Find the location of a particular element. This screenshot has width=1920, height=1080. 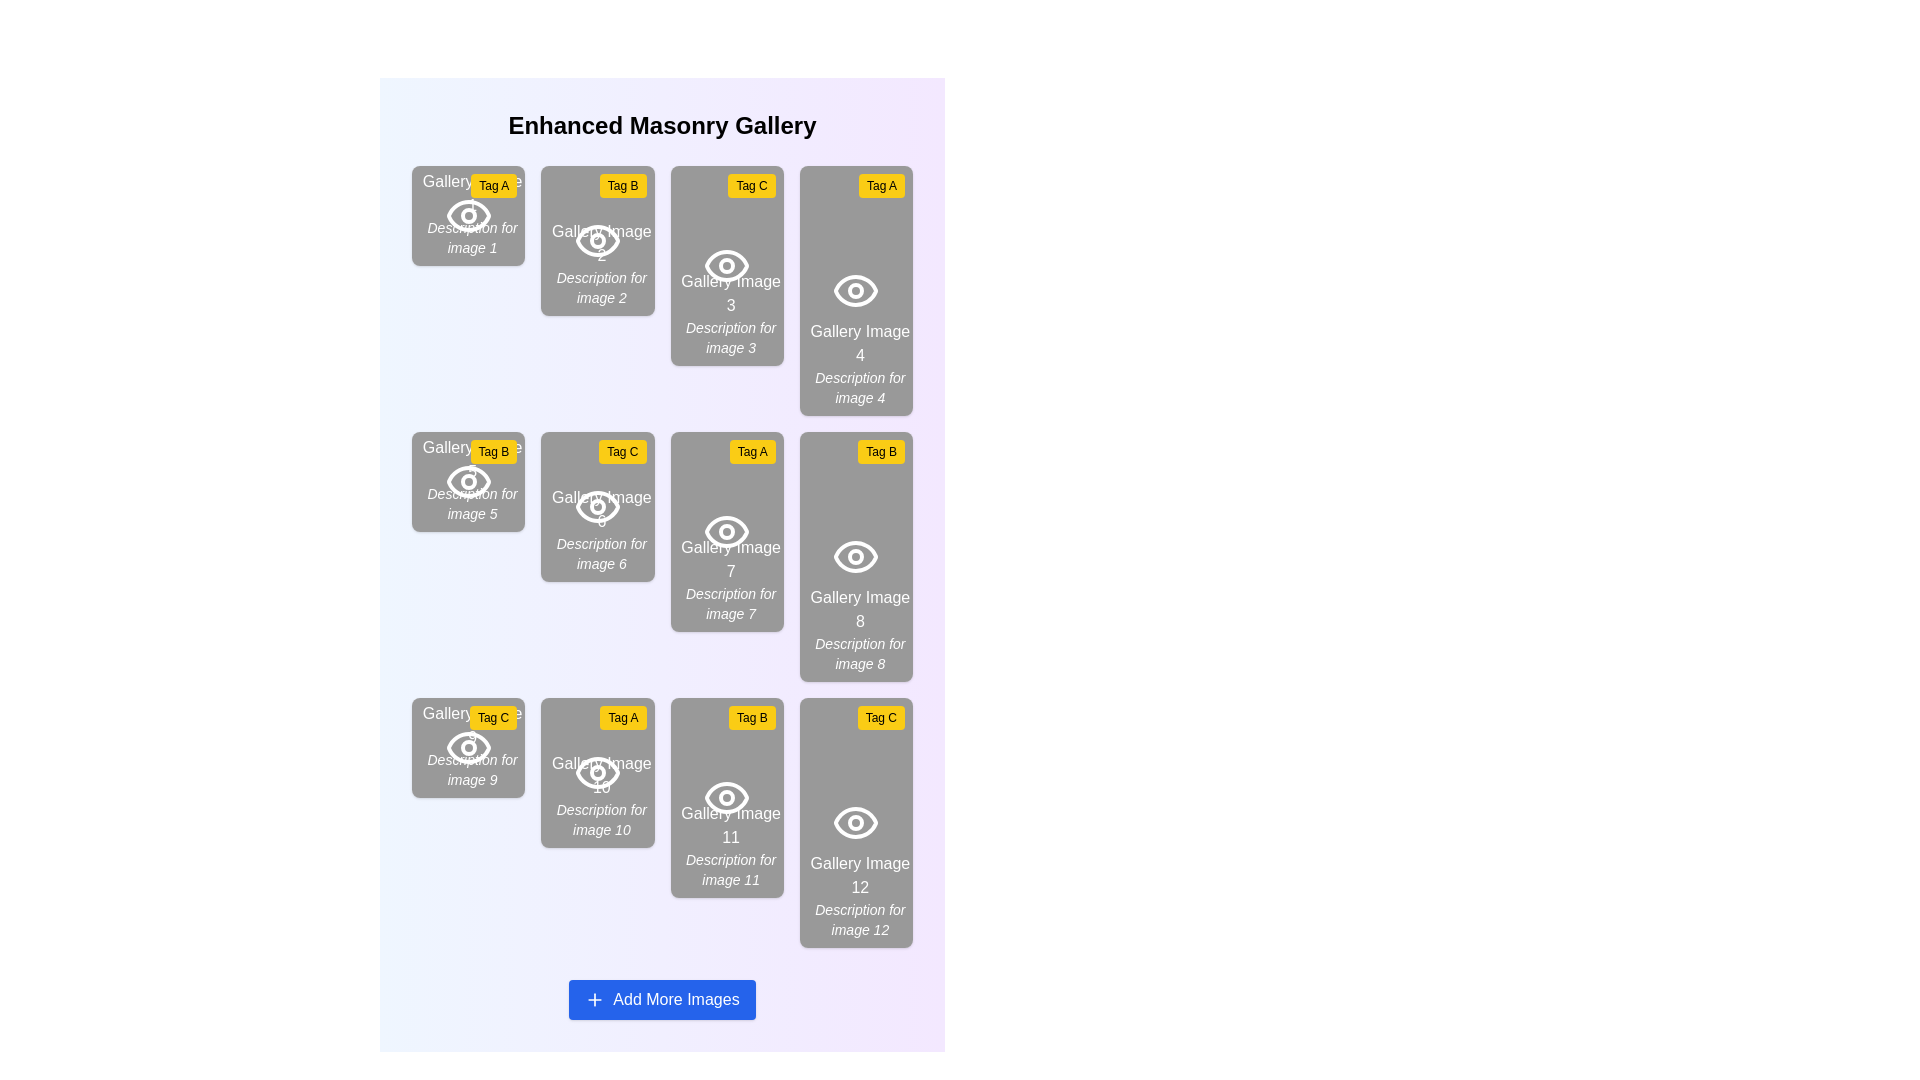

the icon button positioned at the center of the tile labeled 'Gallery Image 4', which serves as an indicator for interacting with the gallery image is located at coordinates (856, 290).